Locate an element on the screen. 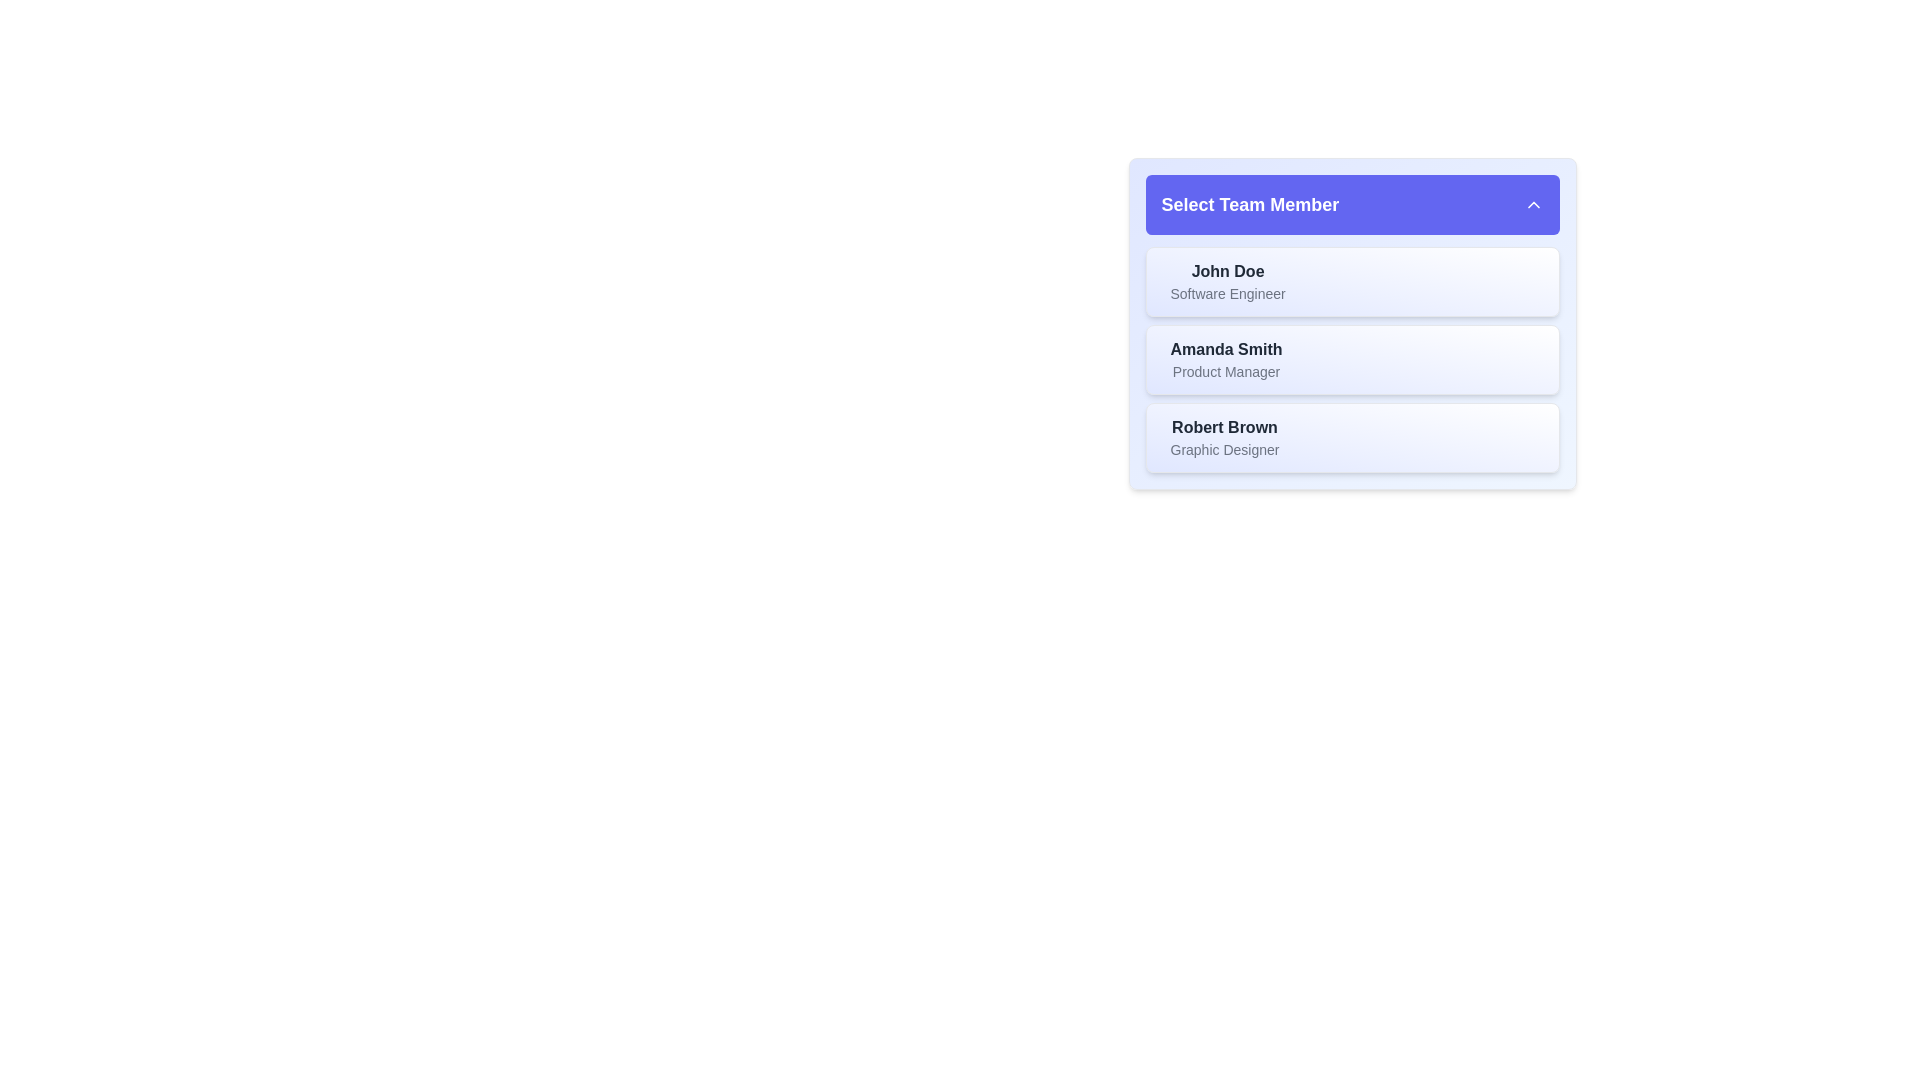 The height and width of the screenshot is (1080, 1920). the label that serves as a header for the dropdown menu, located at the top left area of the dropdown menu panel is located at coordinates (1249, 204).